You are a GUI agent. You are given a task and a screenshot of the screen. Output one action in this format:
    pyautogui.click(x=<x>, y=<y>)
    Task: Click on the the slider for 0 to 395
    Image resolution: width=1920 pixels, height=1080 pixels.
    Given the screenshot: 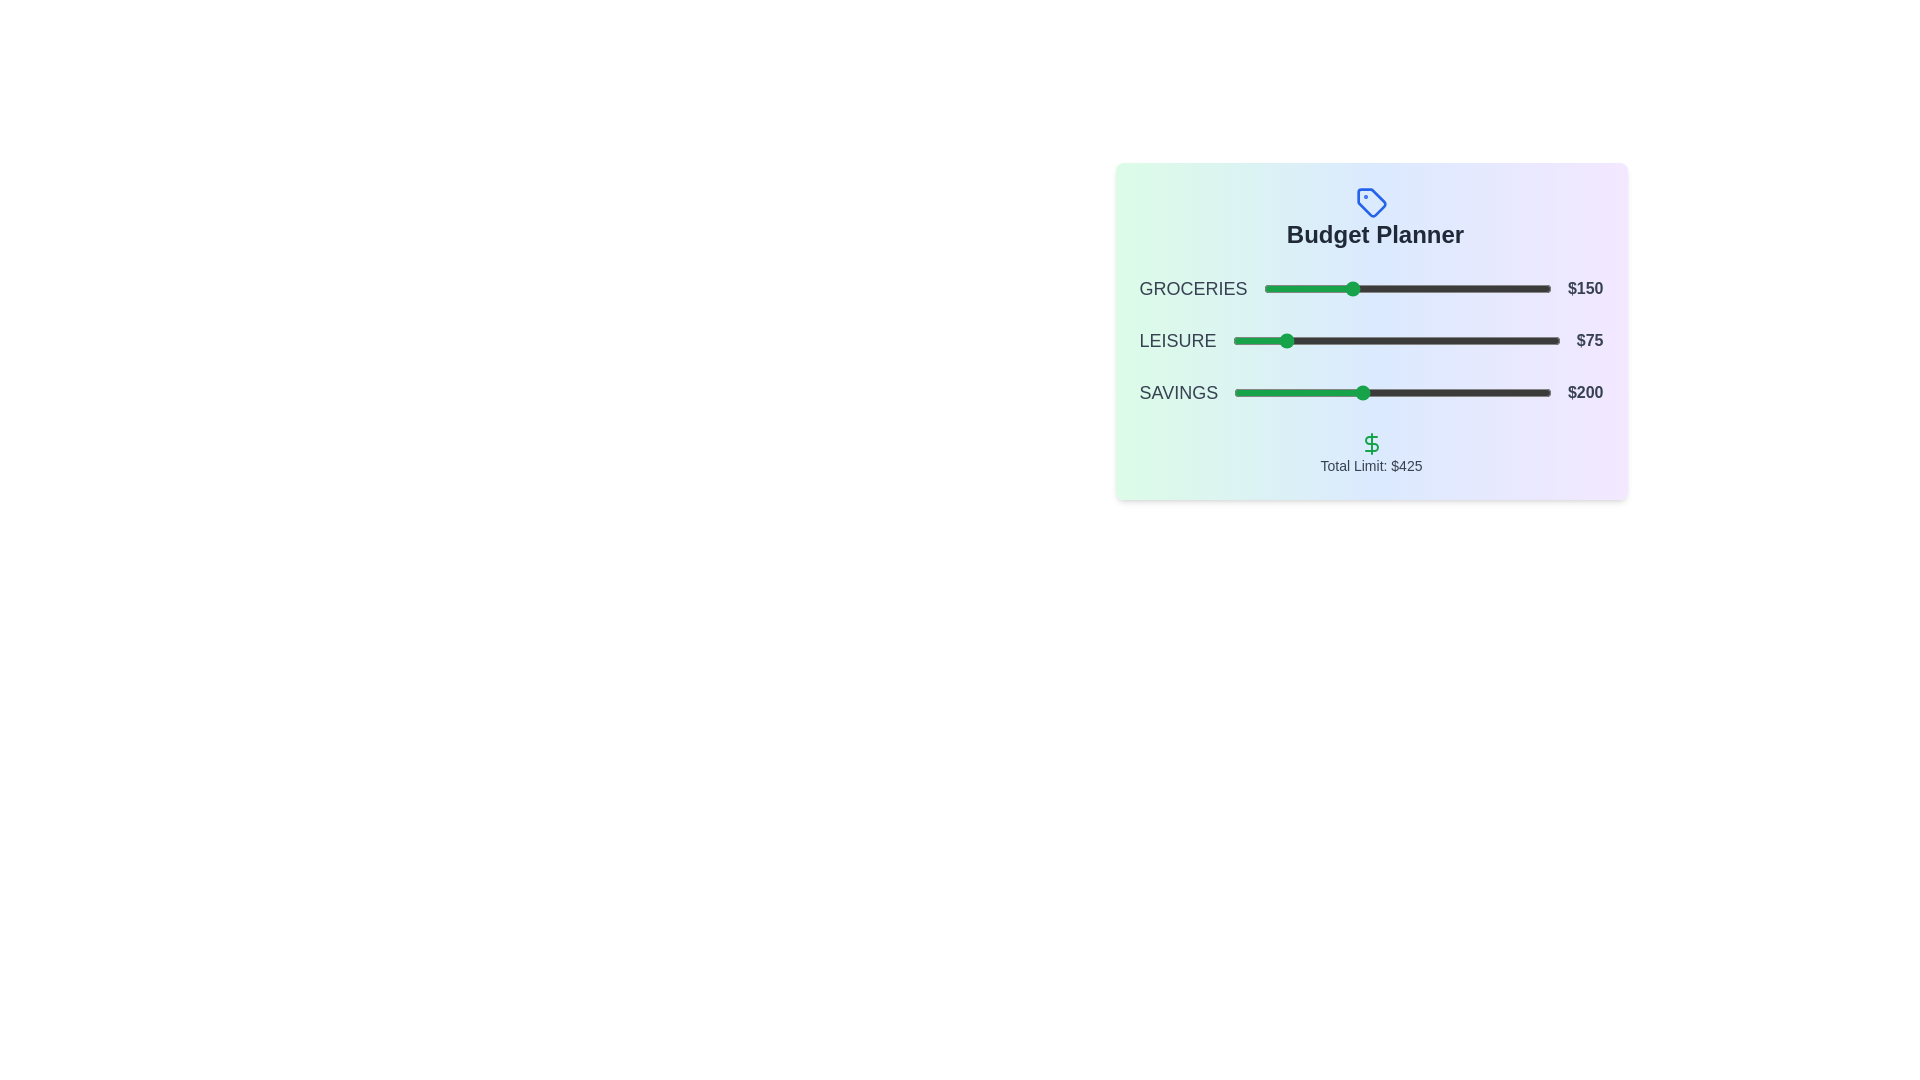 What is the action you would take?
    pyautogui.click(x=1491, y=289)
    